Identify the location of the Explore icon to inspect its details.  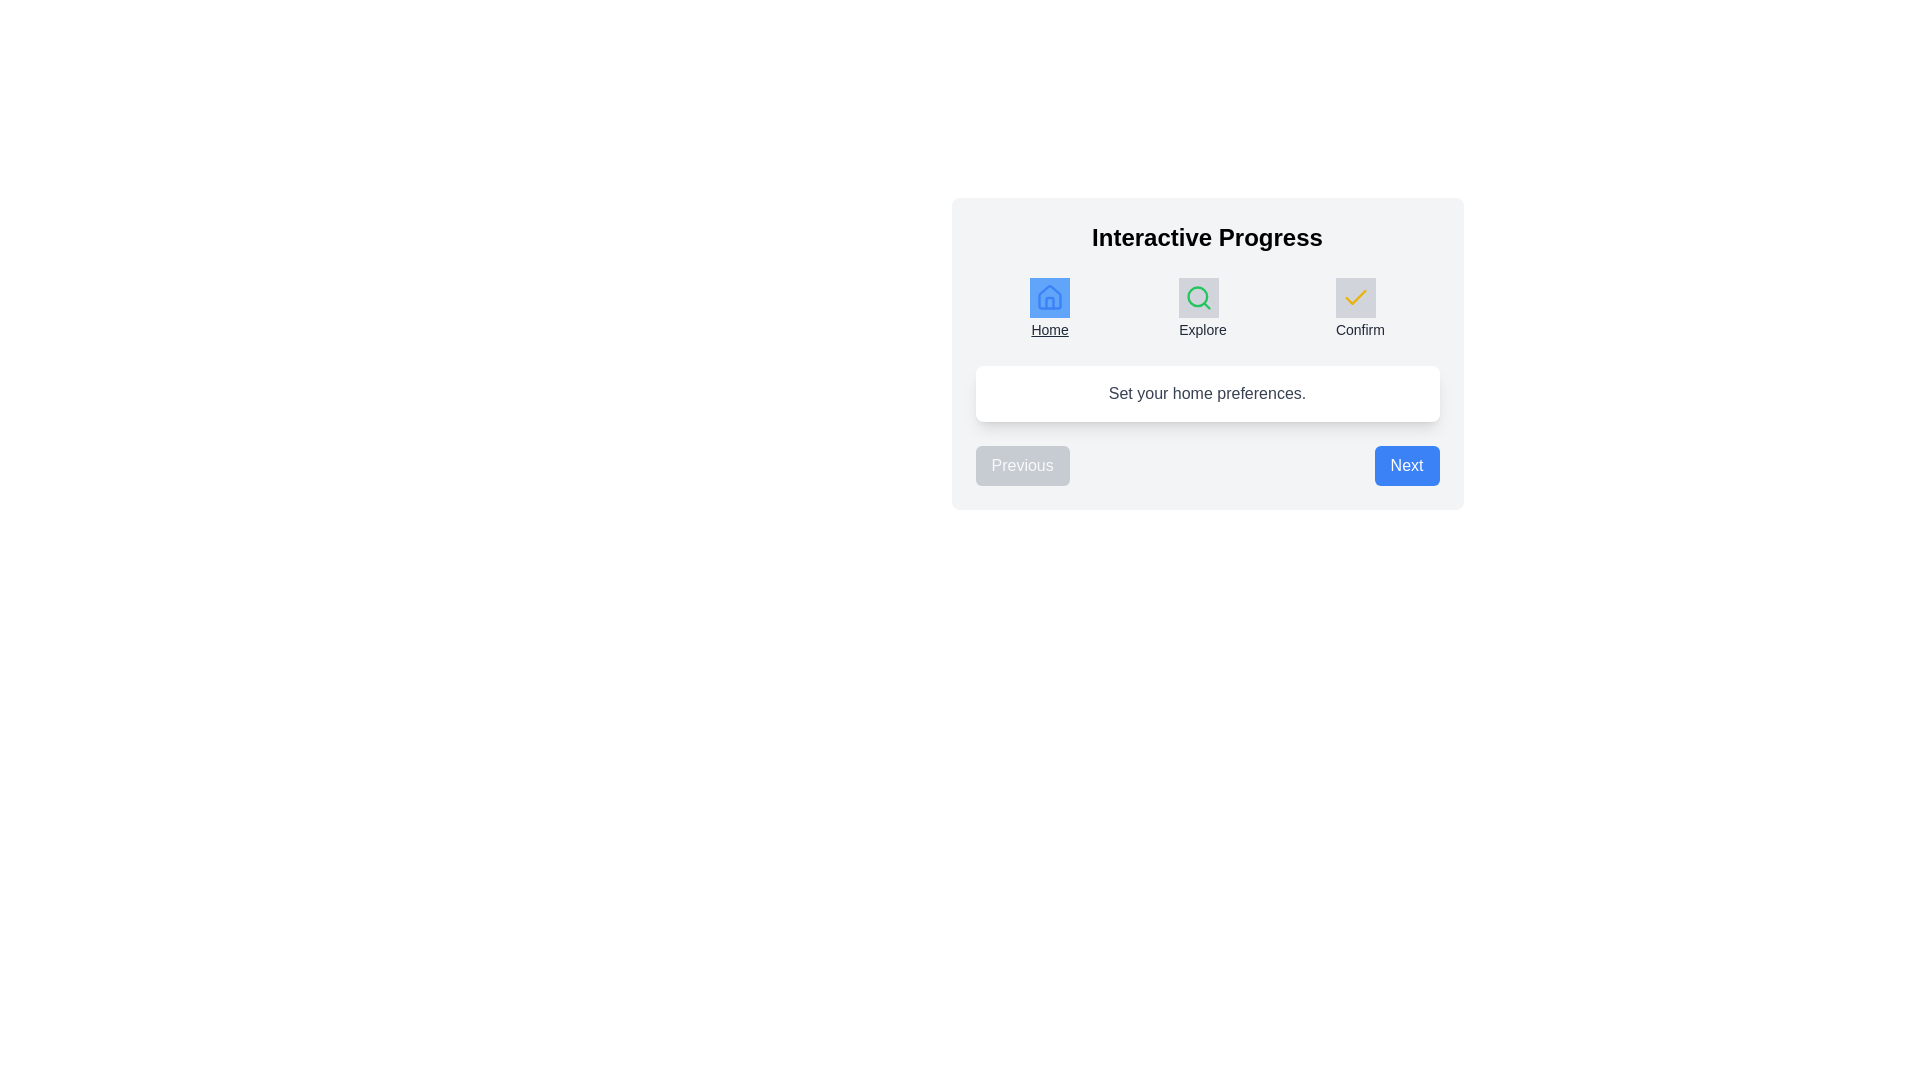
(1199, 297).